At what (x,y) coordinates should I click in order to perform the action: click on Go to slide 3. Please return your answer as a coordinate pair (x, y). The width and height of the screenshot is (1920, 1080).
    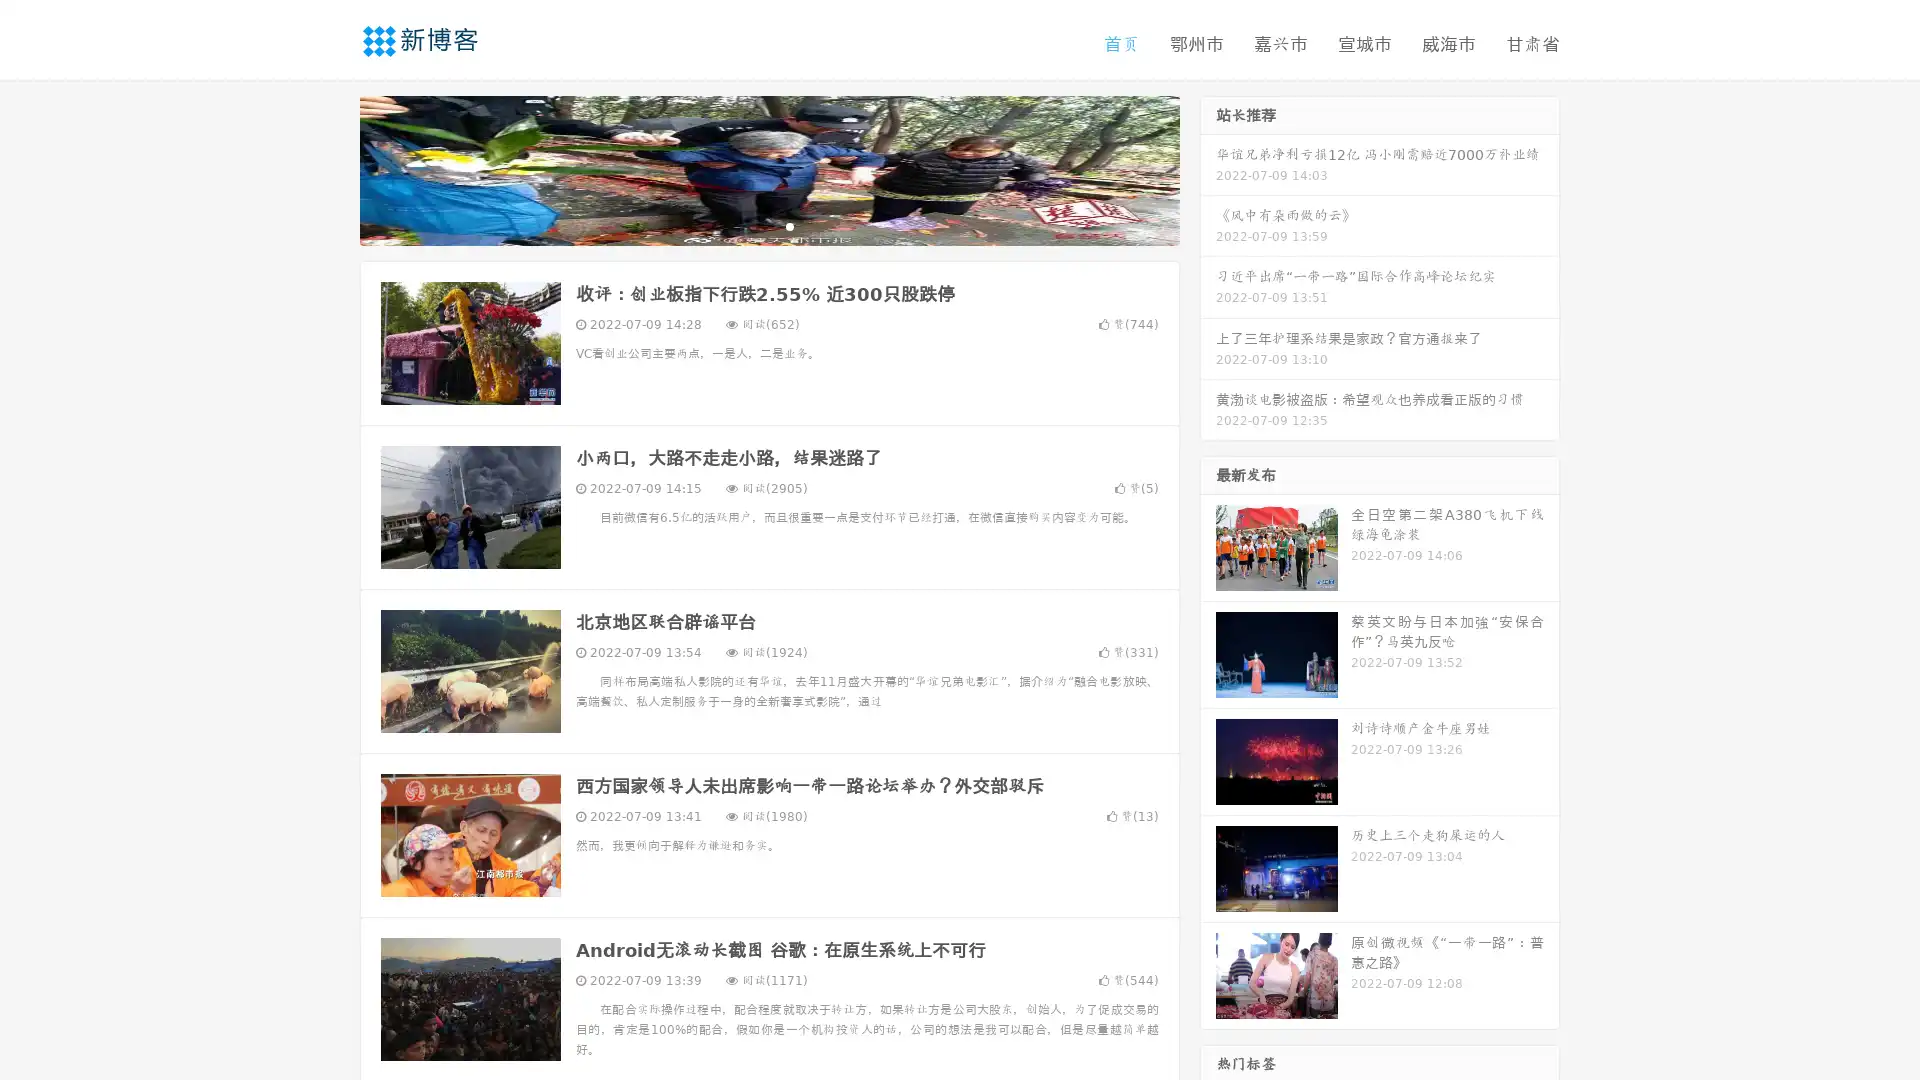
    Looking at the image, I should click on (789, 225).